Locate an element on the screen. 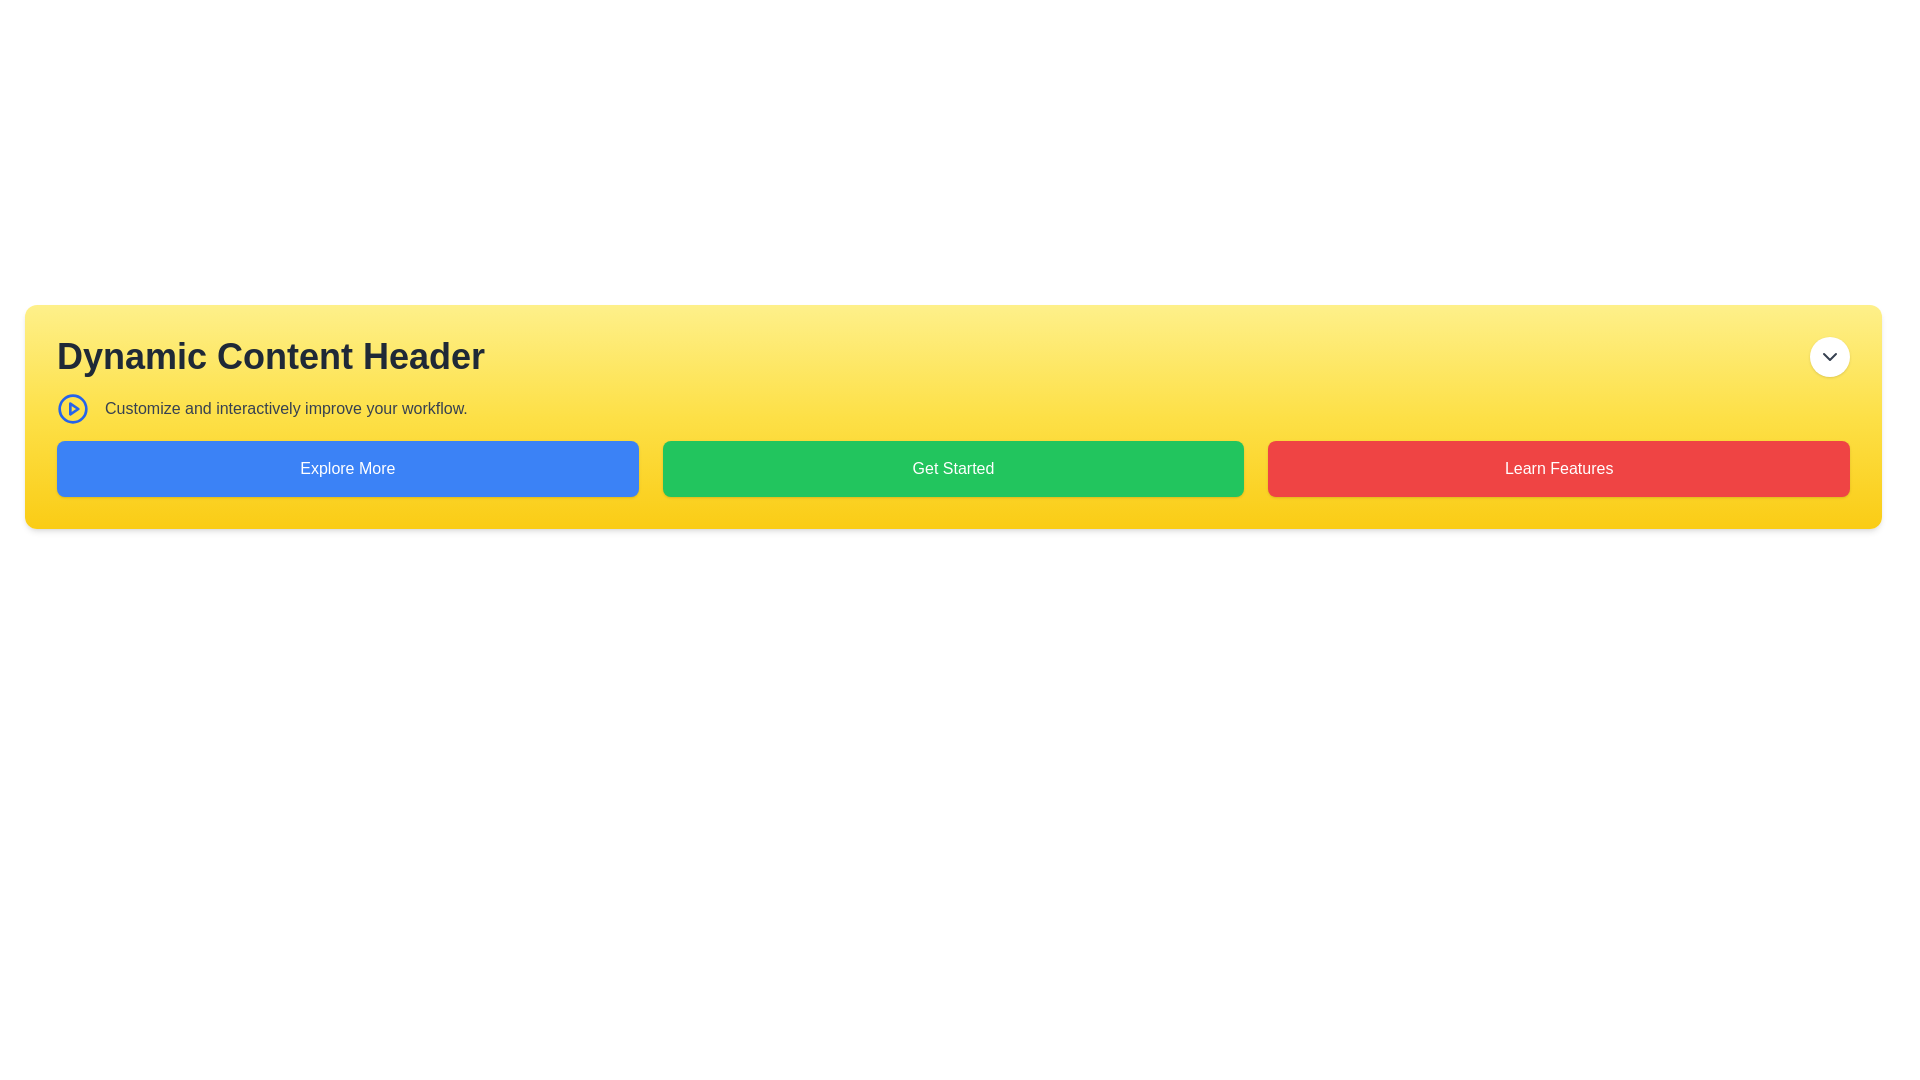  the chevron icon located at the top-right of the panel is located at coordinates (1829, 356).